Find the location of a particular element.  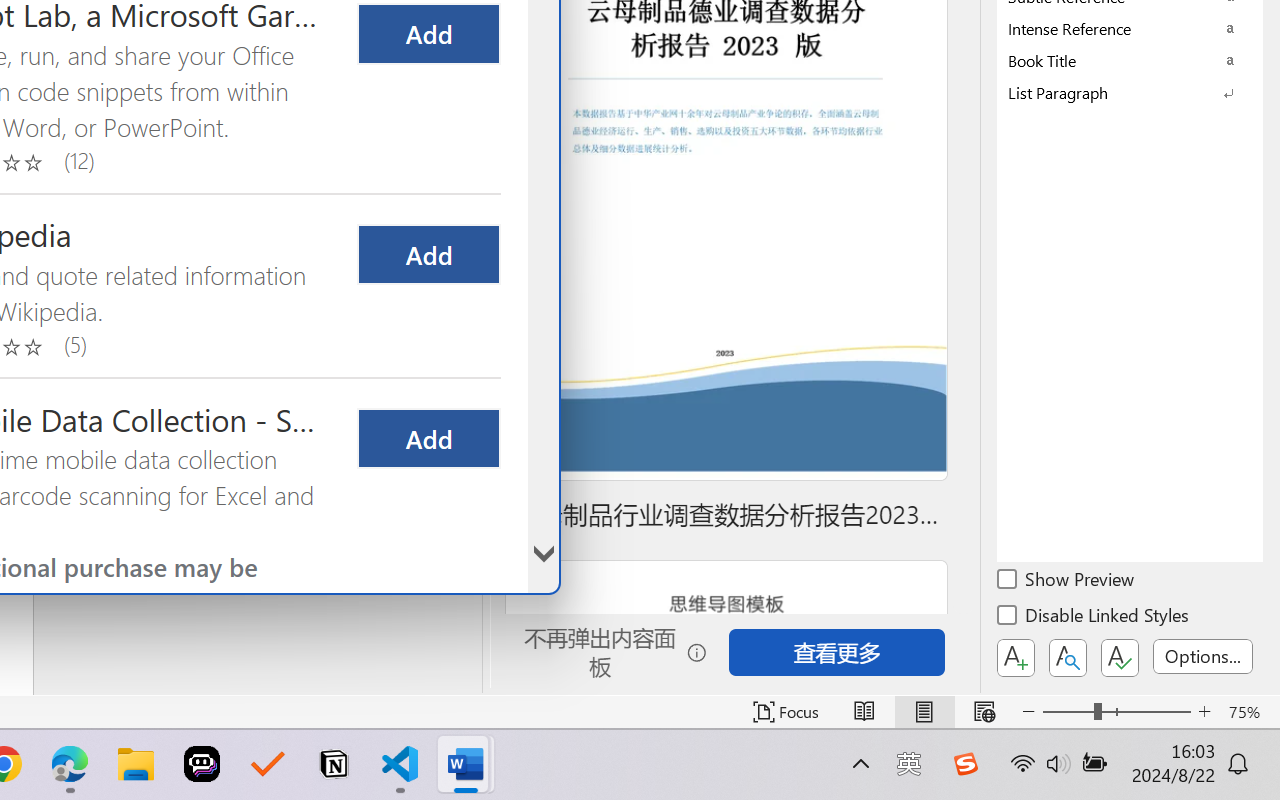

'Intense Reference' is located at coordinates (1130, 28).